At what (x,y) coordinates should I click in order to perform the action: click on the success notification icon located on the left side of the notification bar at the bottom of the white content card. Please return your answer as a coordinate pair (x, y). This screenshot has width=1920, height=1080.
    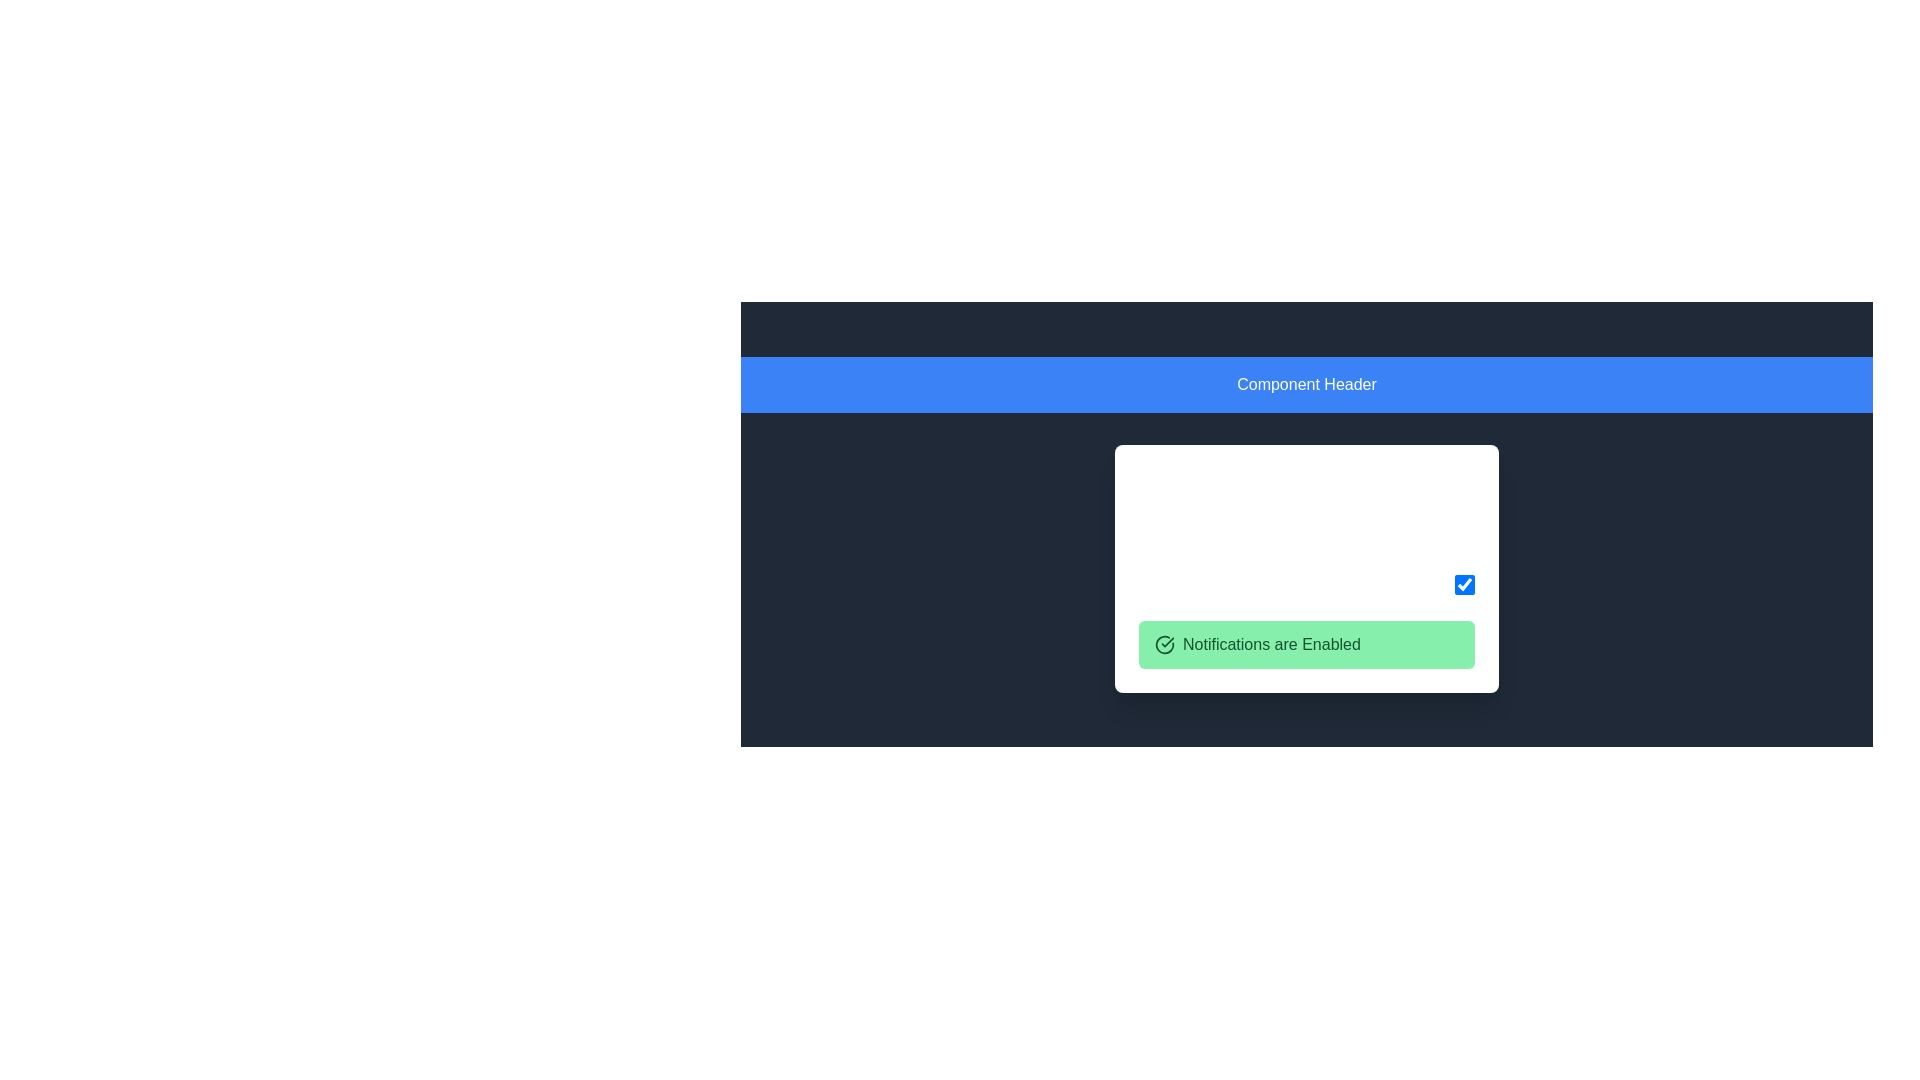
    Looking at the image, I should click on (1165, 644).